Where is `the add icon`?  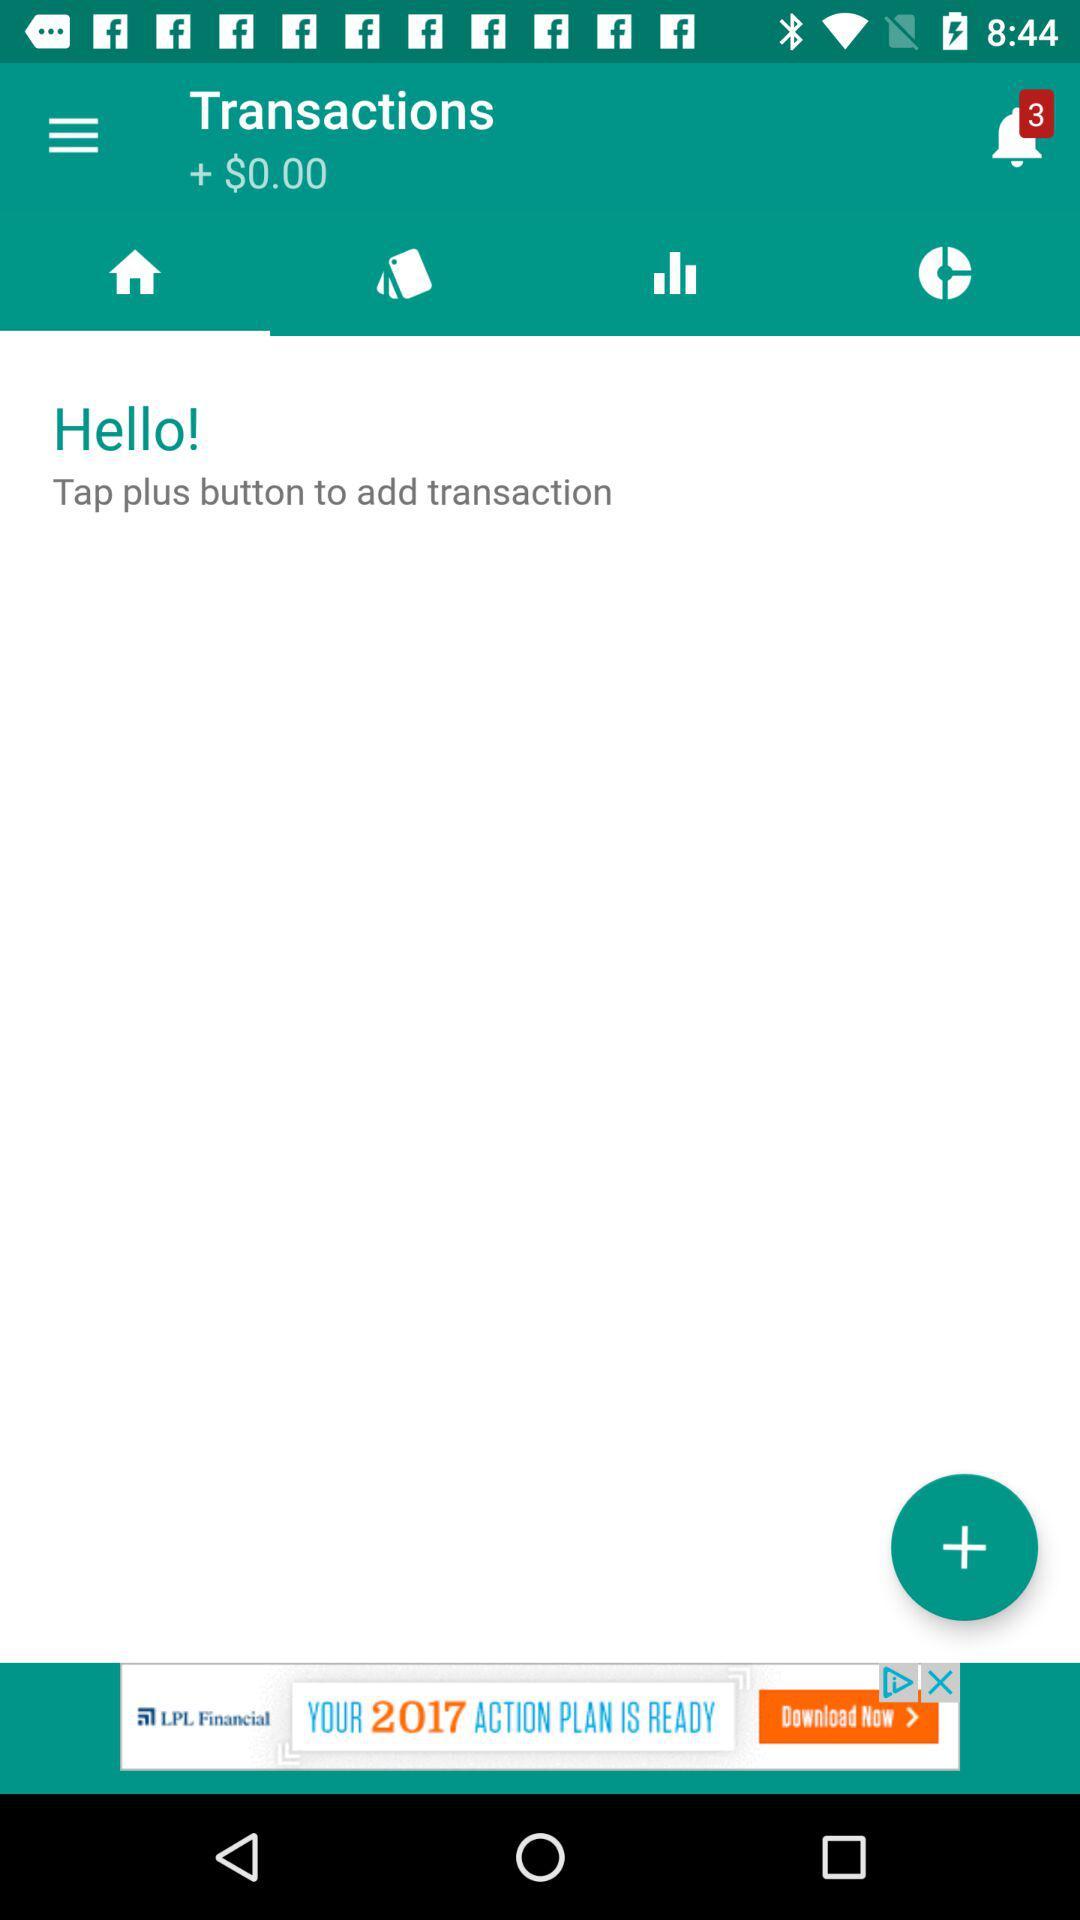
the add icon is located at coordinates (963, 1546).